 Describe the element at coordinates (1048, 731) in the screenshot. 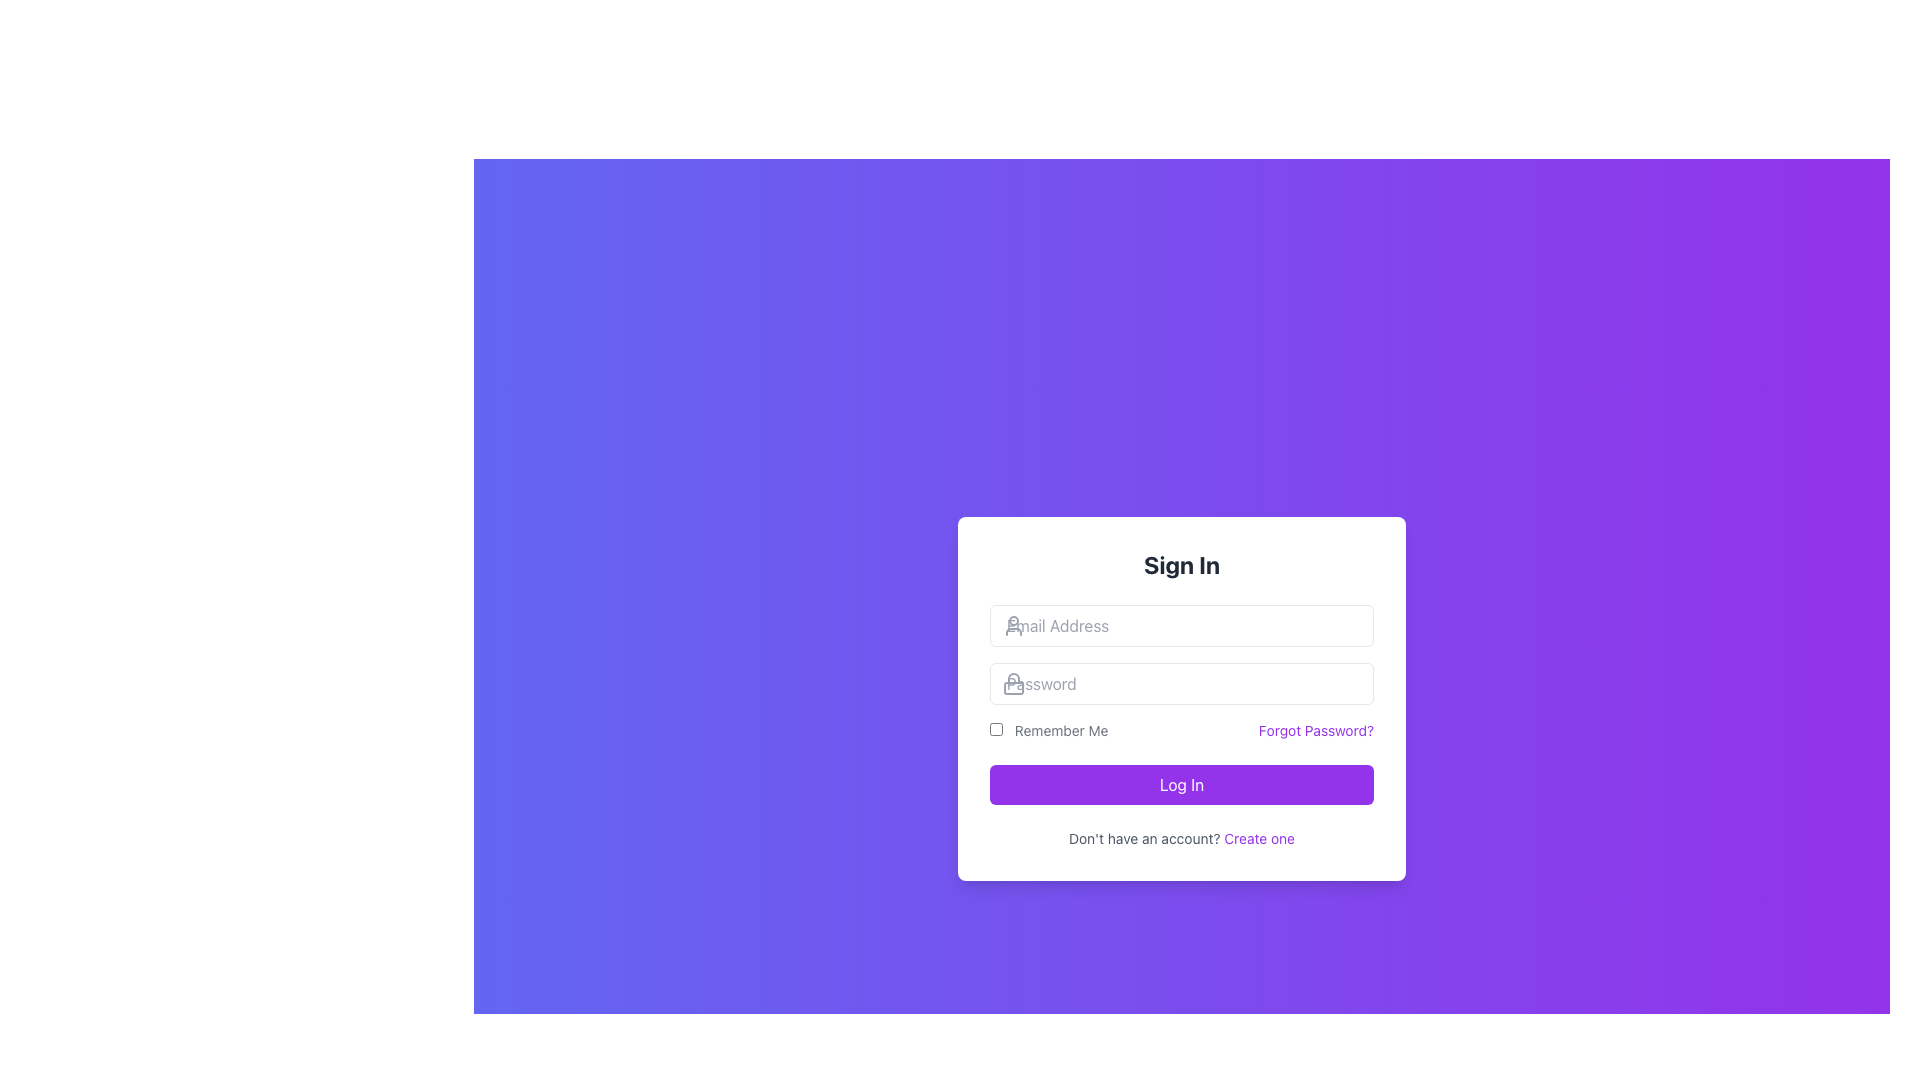

I see `the text label that indicates the purpose of the associated checkbox for remembering the login session, located in the middle section of the login card, center-left area` at that location.